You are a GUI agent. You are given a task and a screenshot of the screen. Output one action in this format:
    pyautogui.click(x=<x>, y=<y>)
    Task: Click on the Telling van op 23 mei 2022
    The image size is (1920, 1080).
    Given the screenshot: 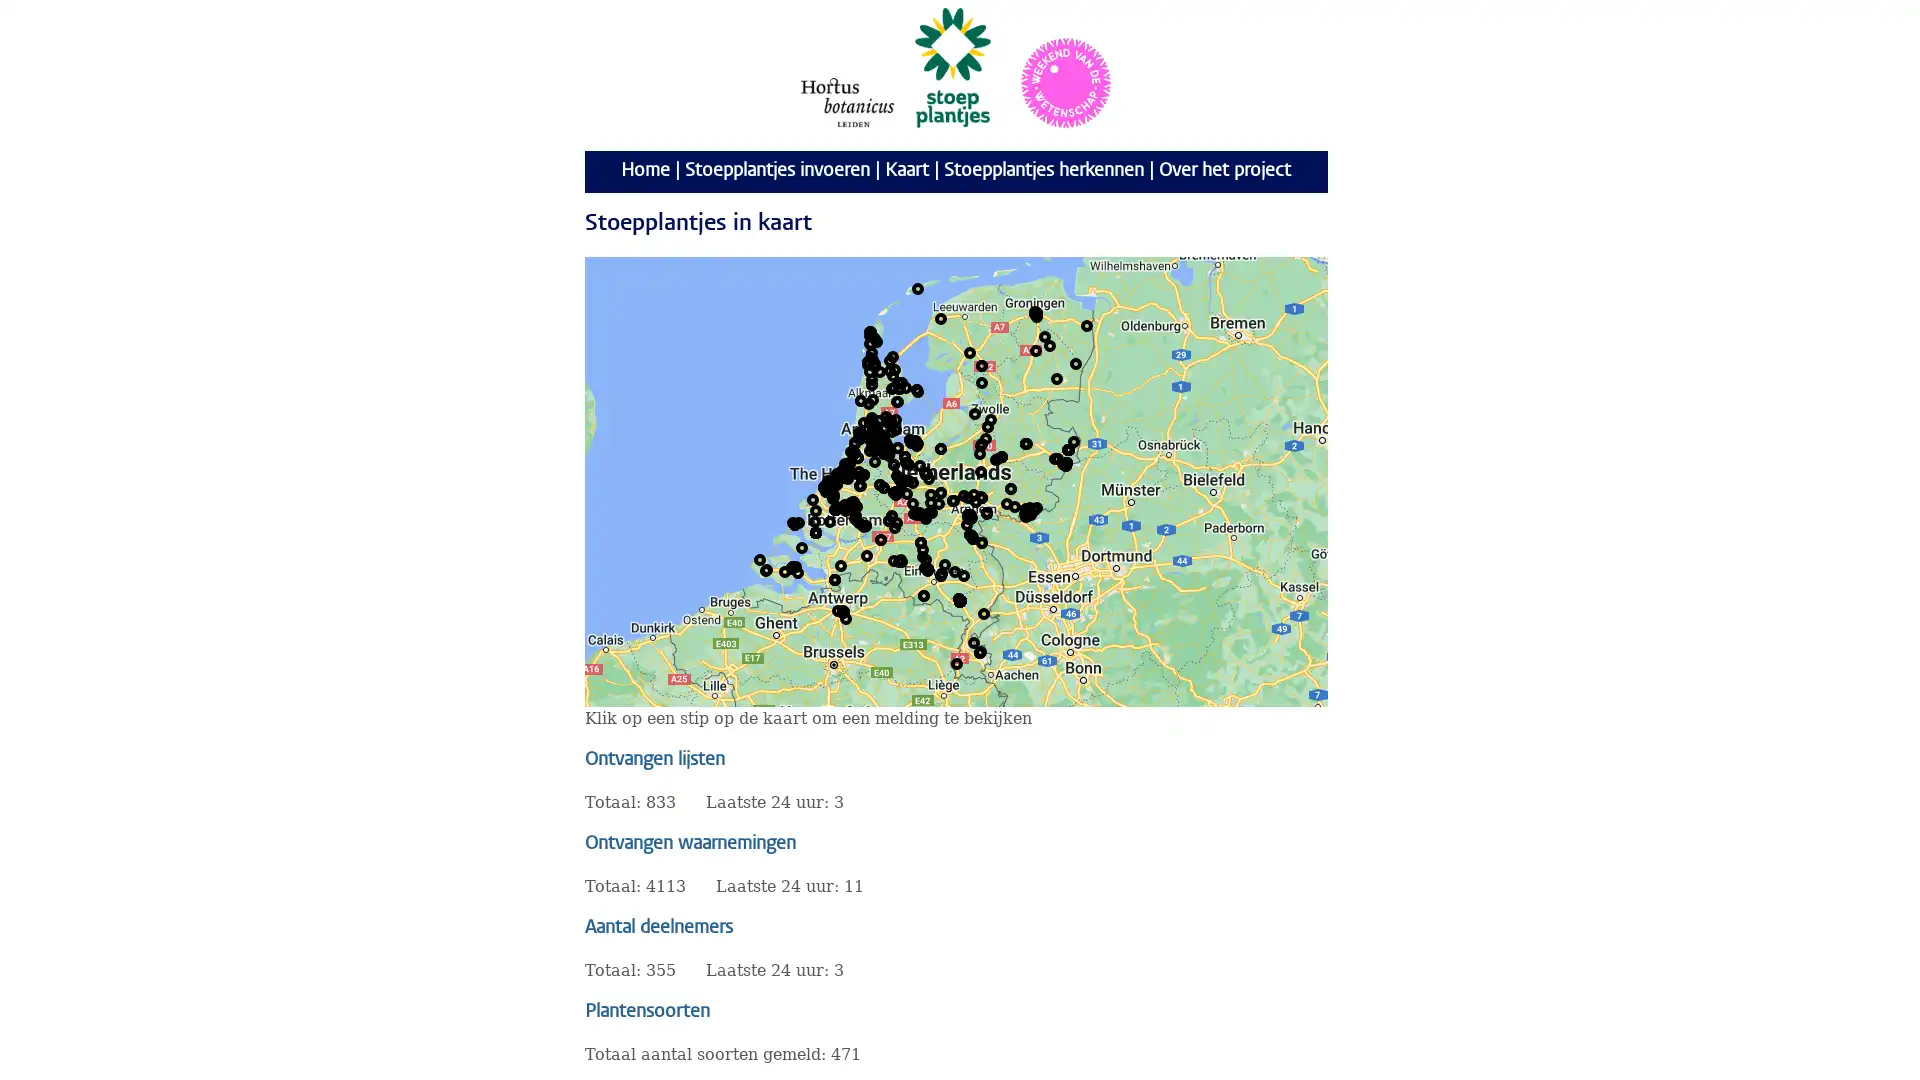 What is the action you would take?
    pyautogui.click(x=877, y=435)
    